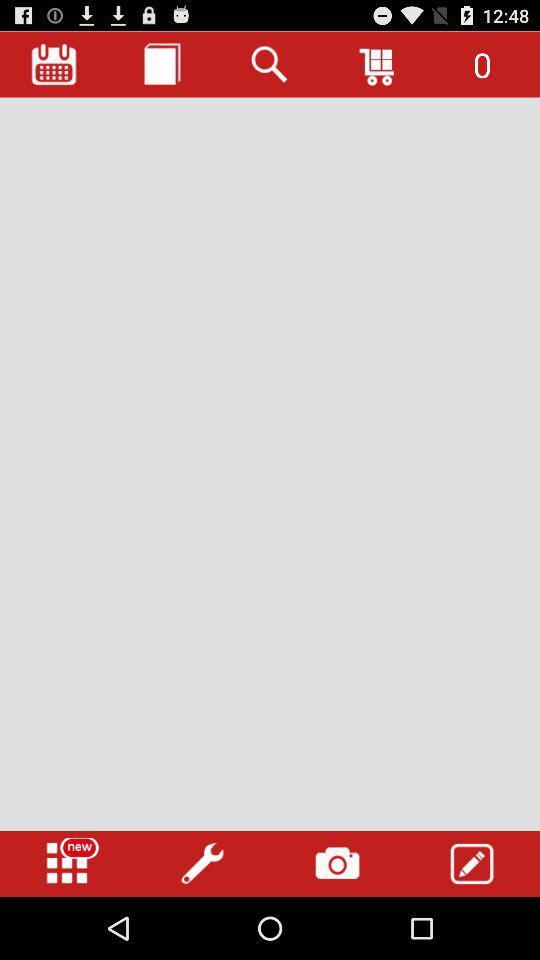 The height and width of the screenshot is (960, 540). What do you see at coordinates (54, 64) in the screenshot?
I see `check calendar` at bounding box center [54, 64].